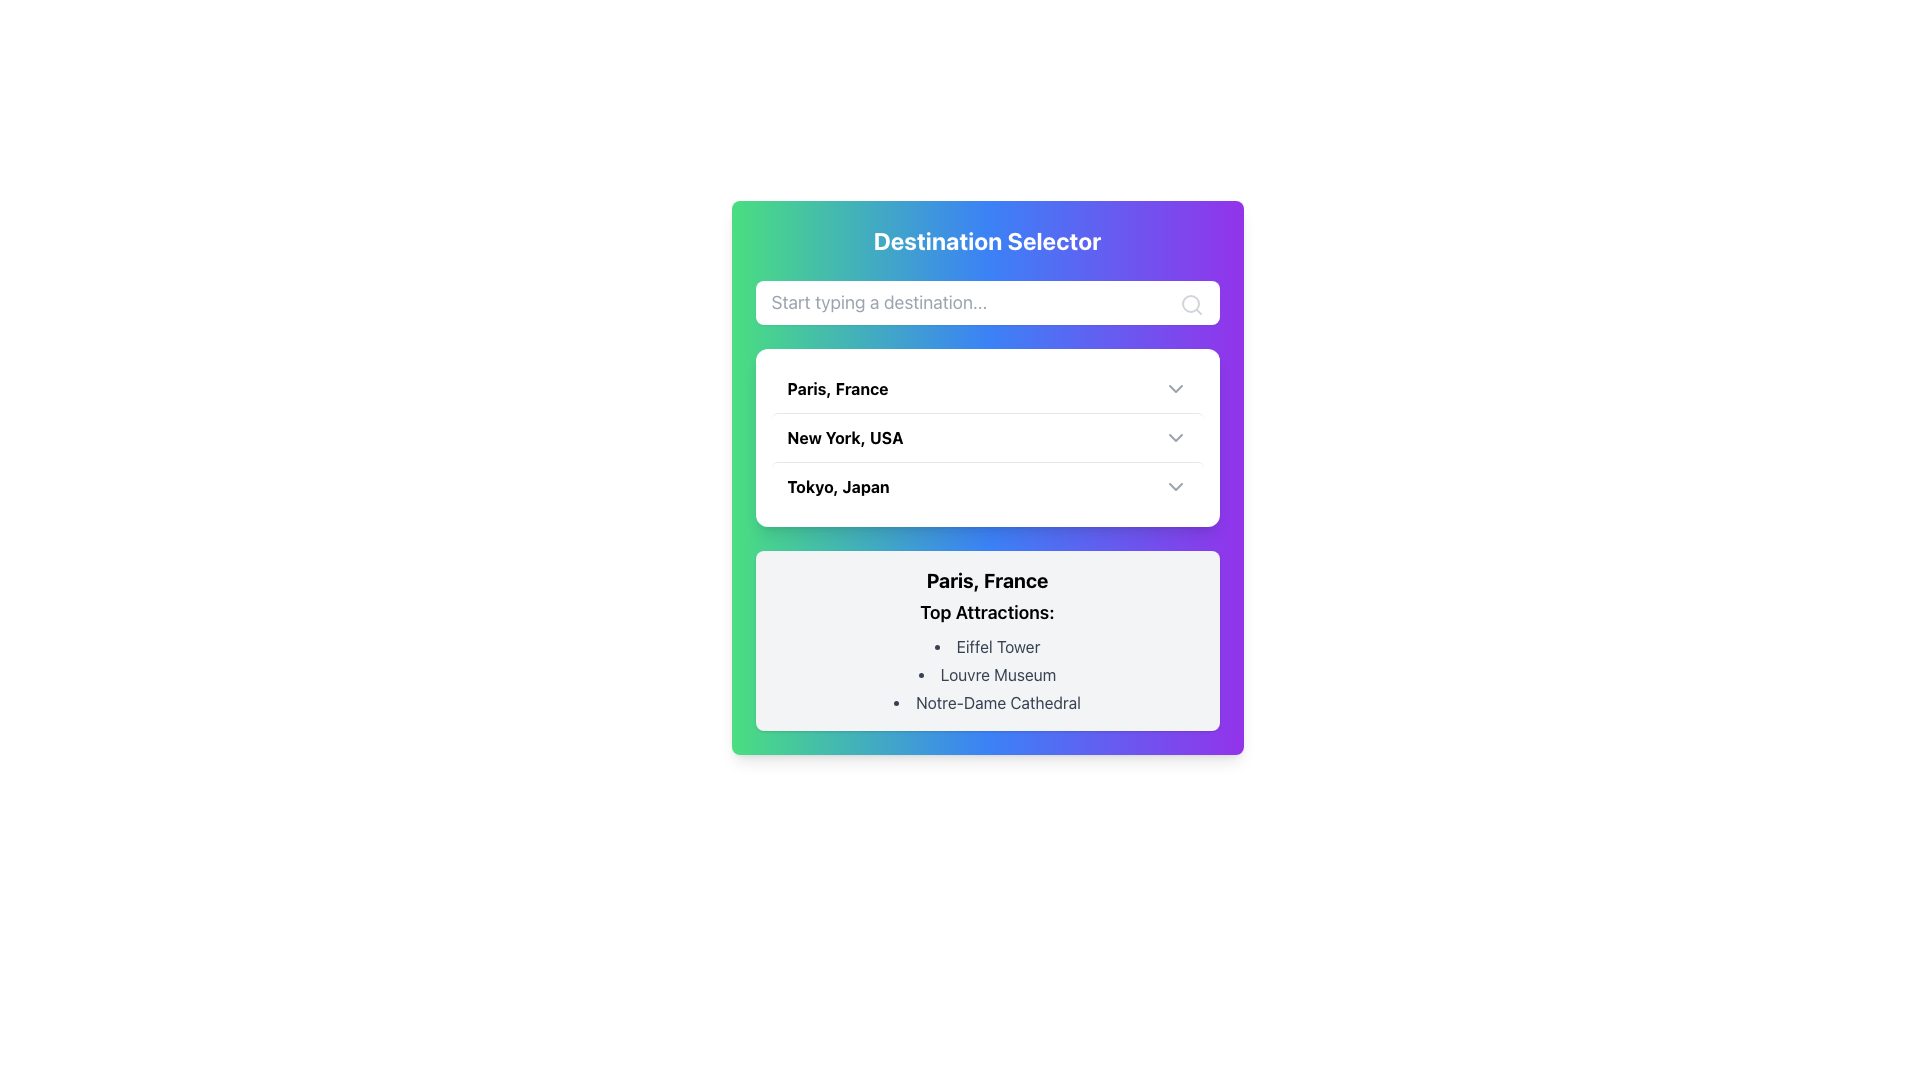 The height and width of the screenshot is (1080, 1920). I want to click on the circular SVG element with an 8-unit radius, located in the top-right corner of the purple gradient search interface, so click(1190, 304).